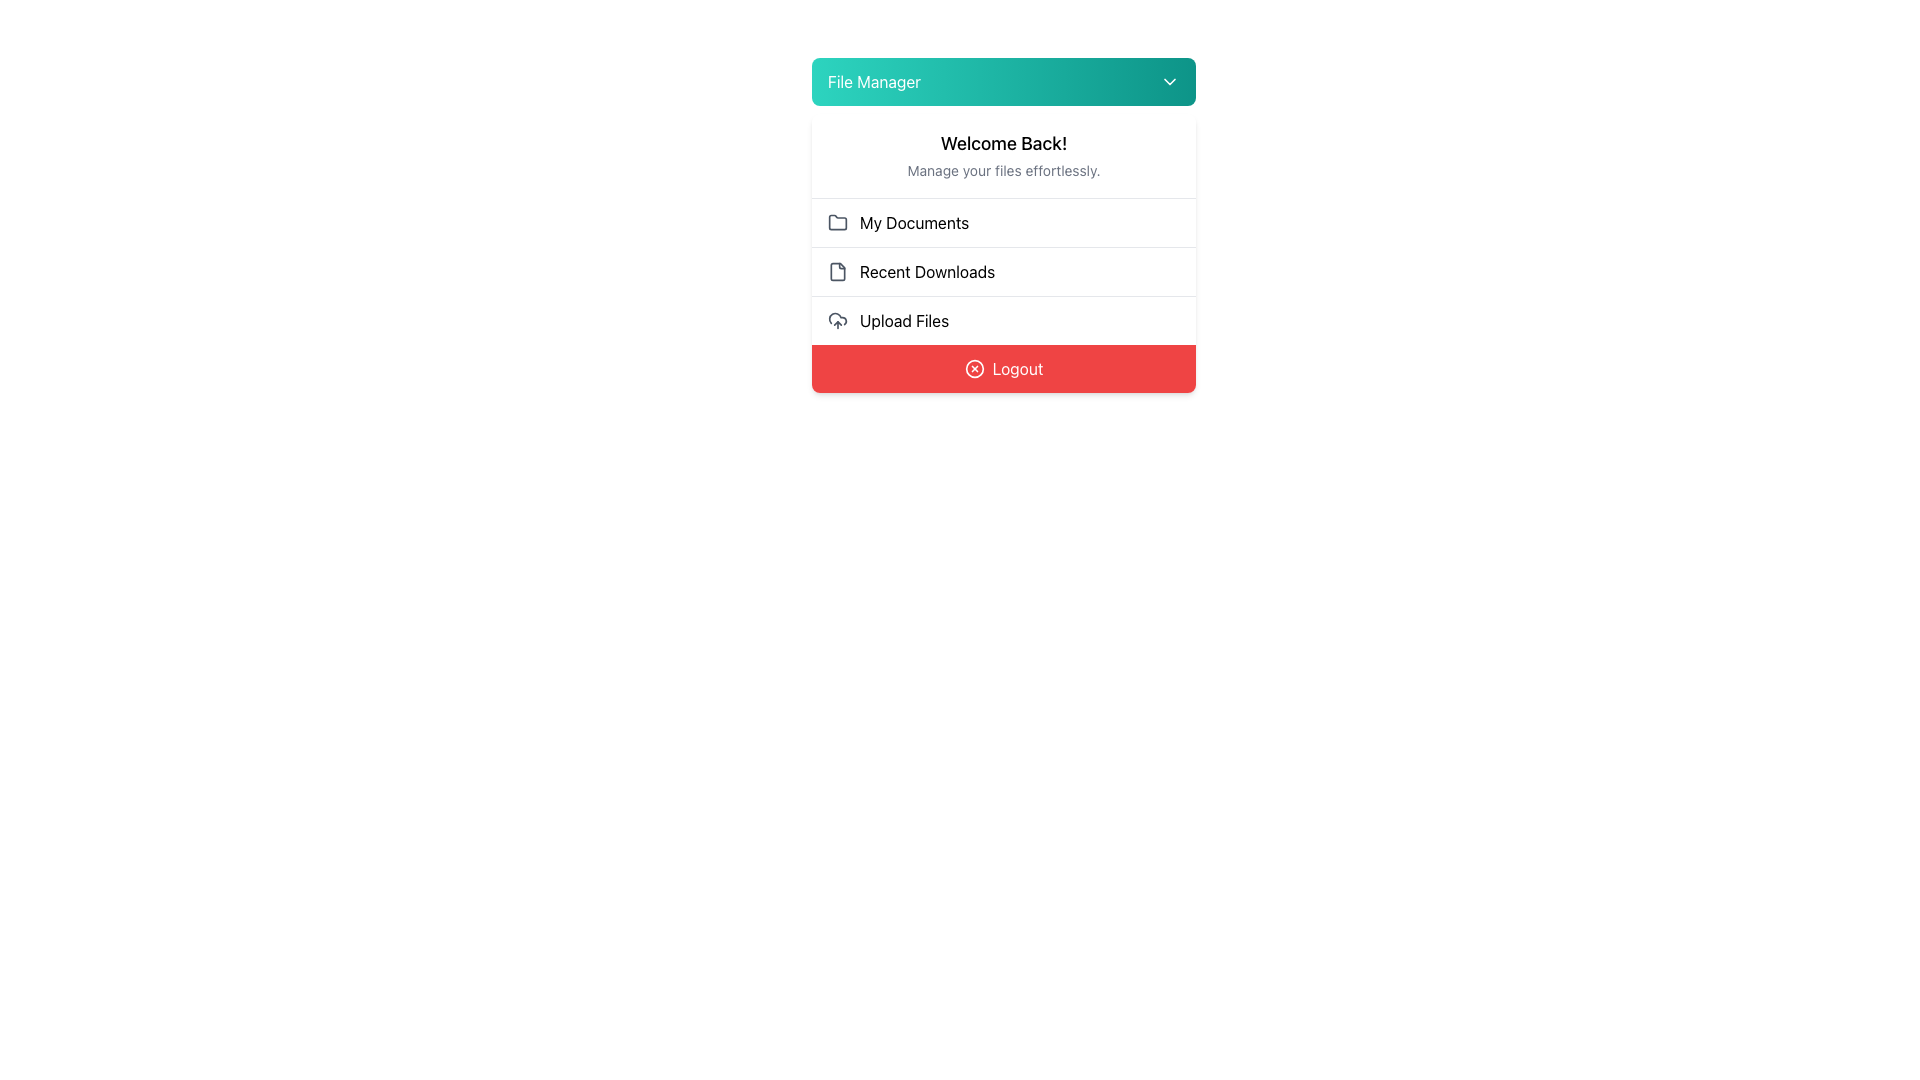  What do you see at coordinates (1003, 142) in the screenshot?
I see `the bold text display that says 'Welcome Back!', which is centrally positioned above the subtitle 'Manage your files effortlessly'` at bounding box center [1003, 142].